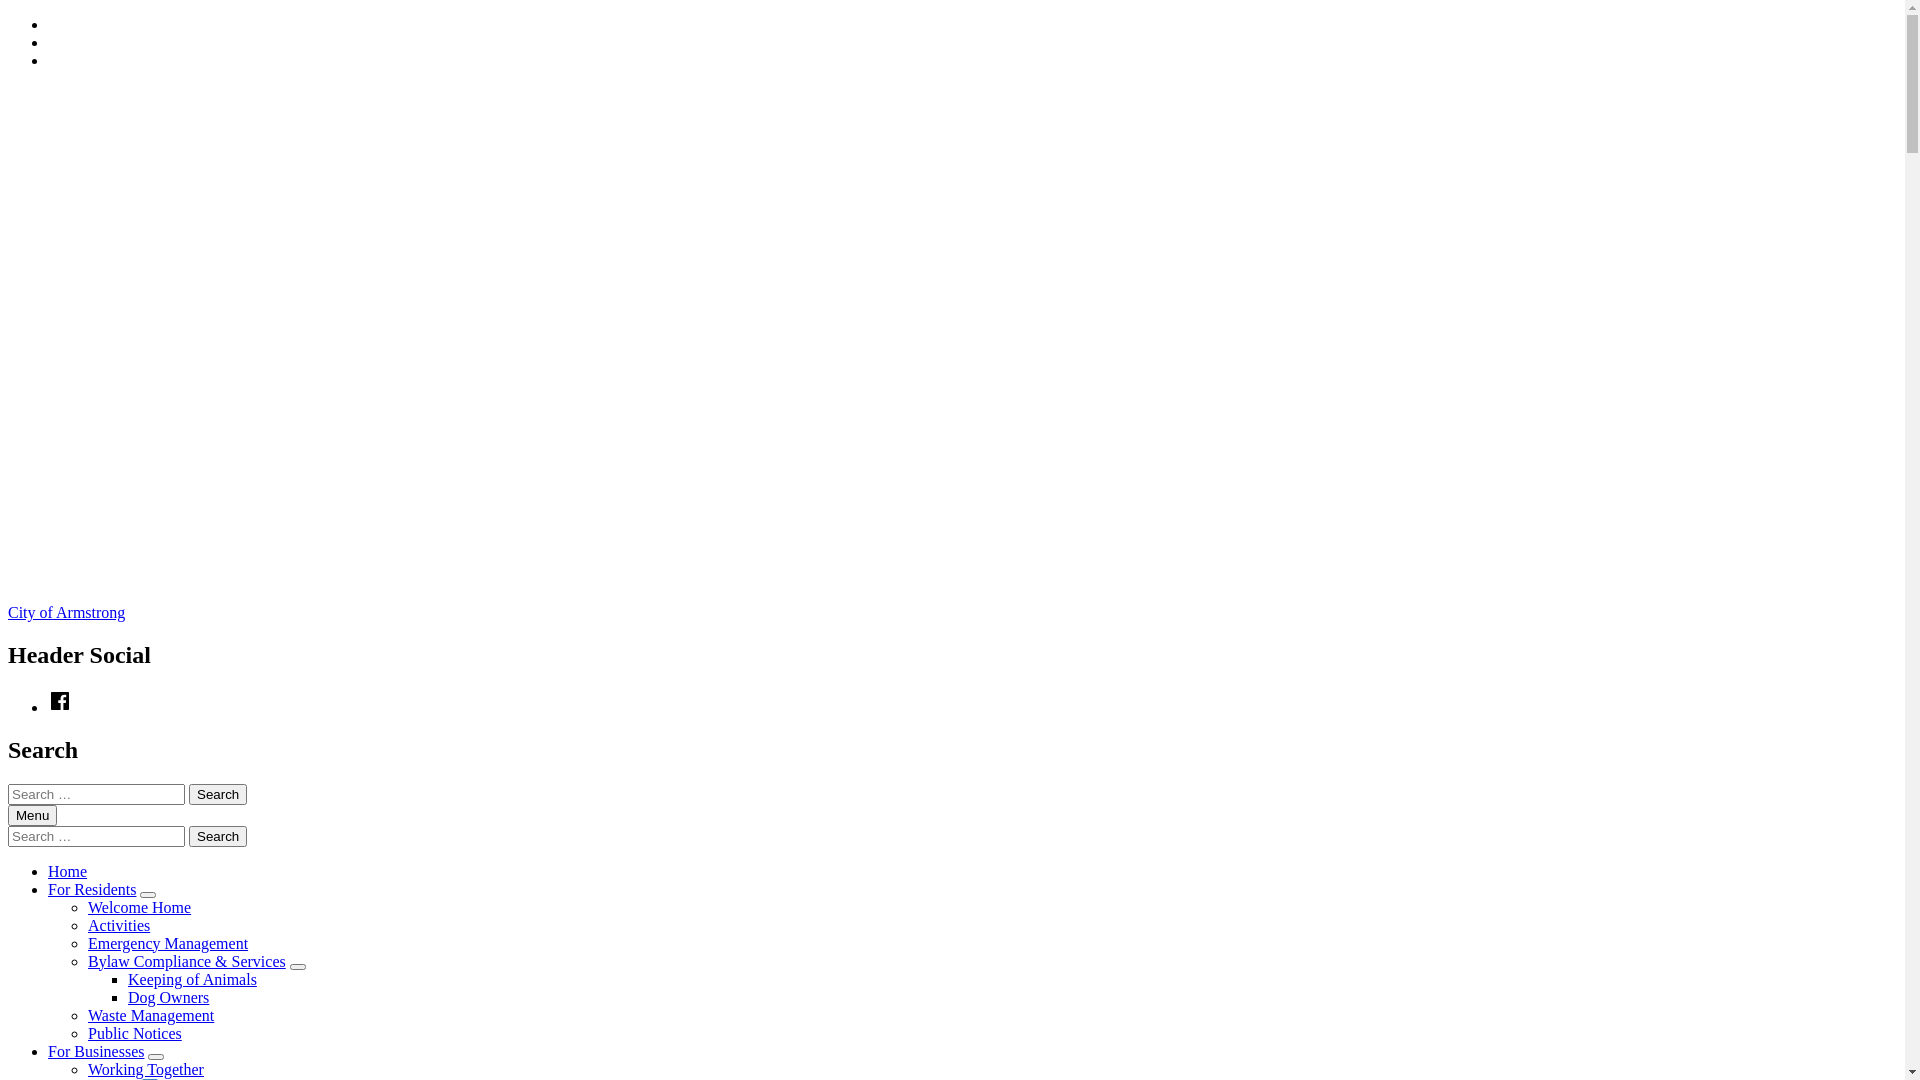  Describe the element at coordinates (138, 907) in the screenshot. I see `'Welcome Home'` at that location.